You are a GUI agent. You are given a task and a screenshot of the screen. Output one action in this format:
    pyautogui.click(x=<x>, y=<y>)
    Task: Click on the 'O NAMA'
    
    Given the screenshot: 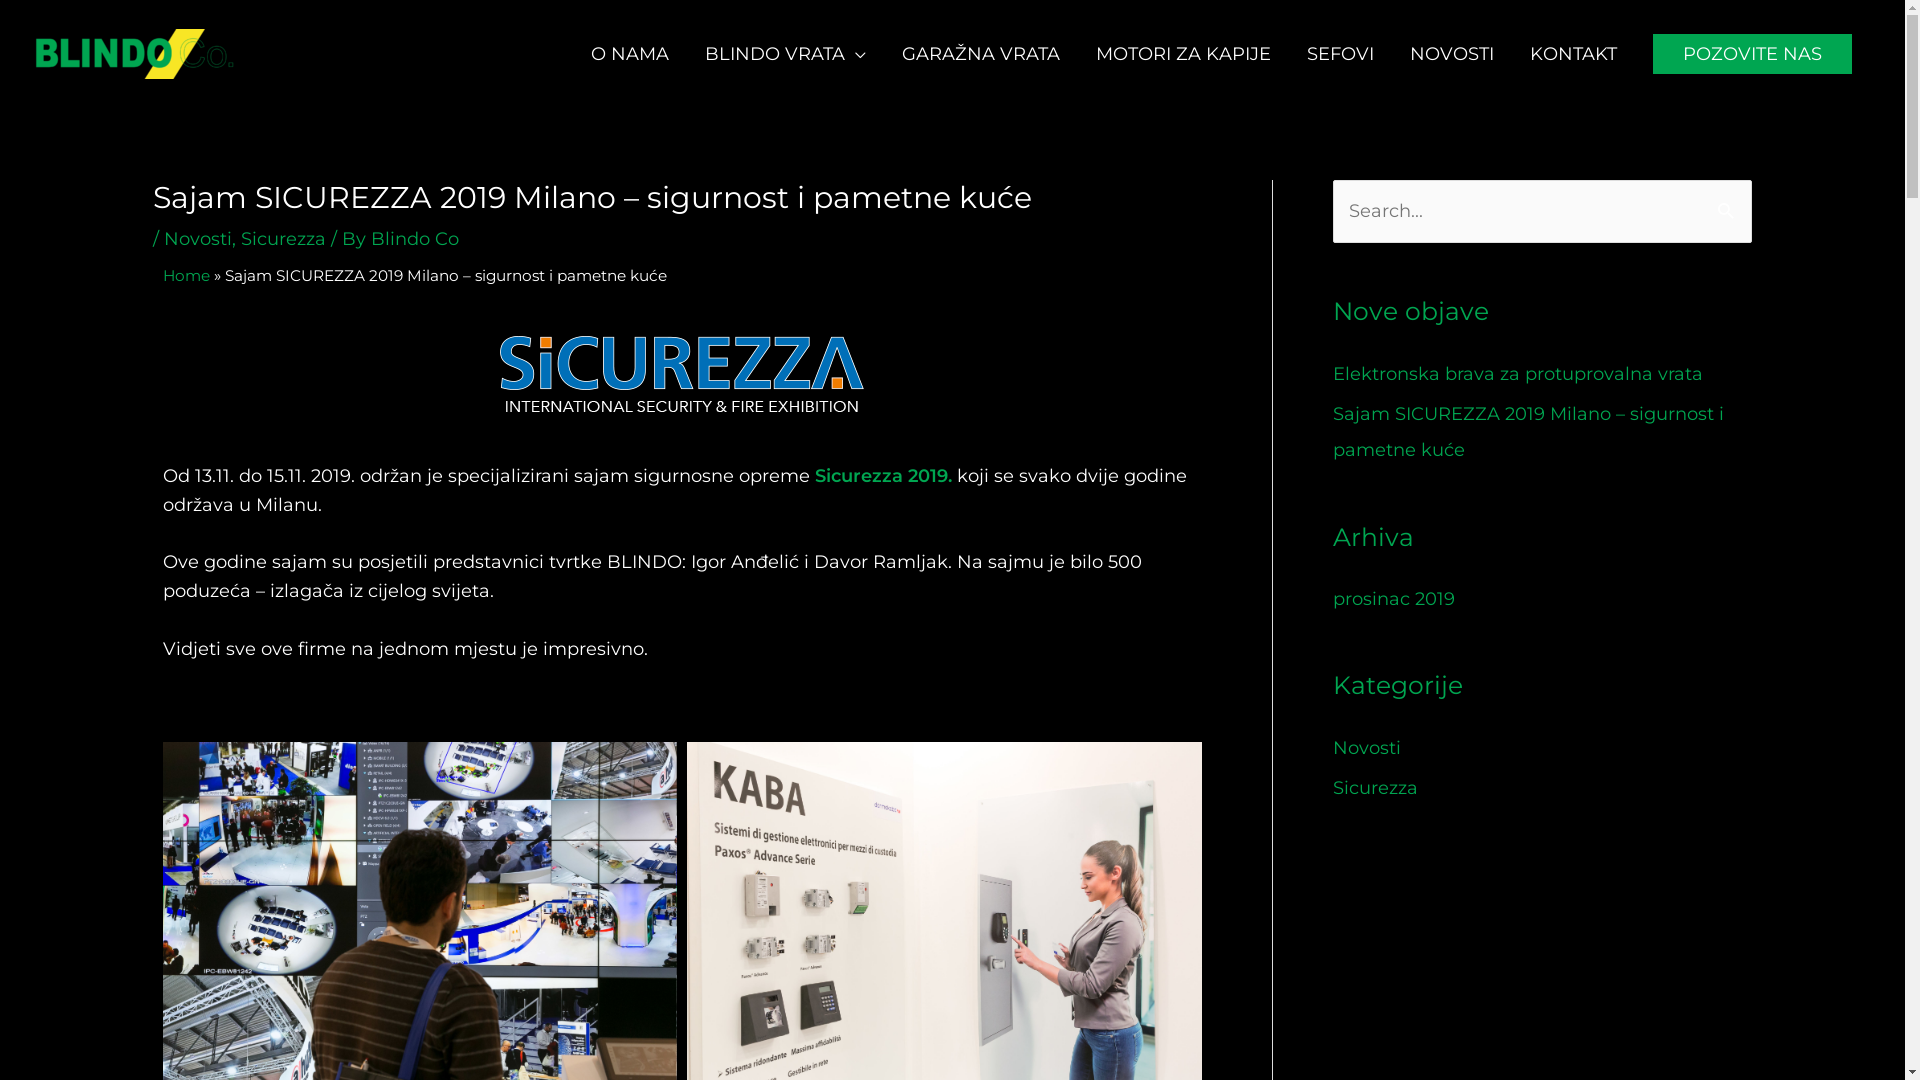 What is the action you would take?
    pyautogui.click(x=628, y=53)
    